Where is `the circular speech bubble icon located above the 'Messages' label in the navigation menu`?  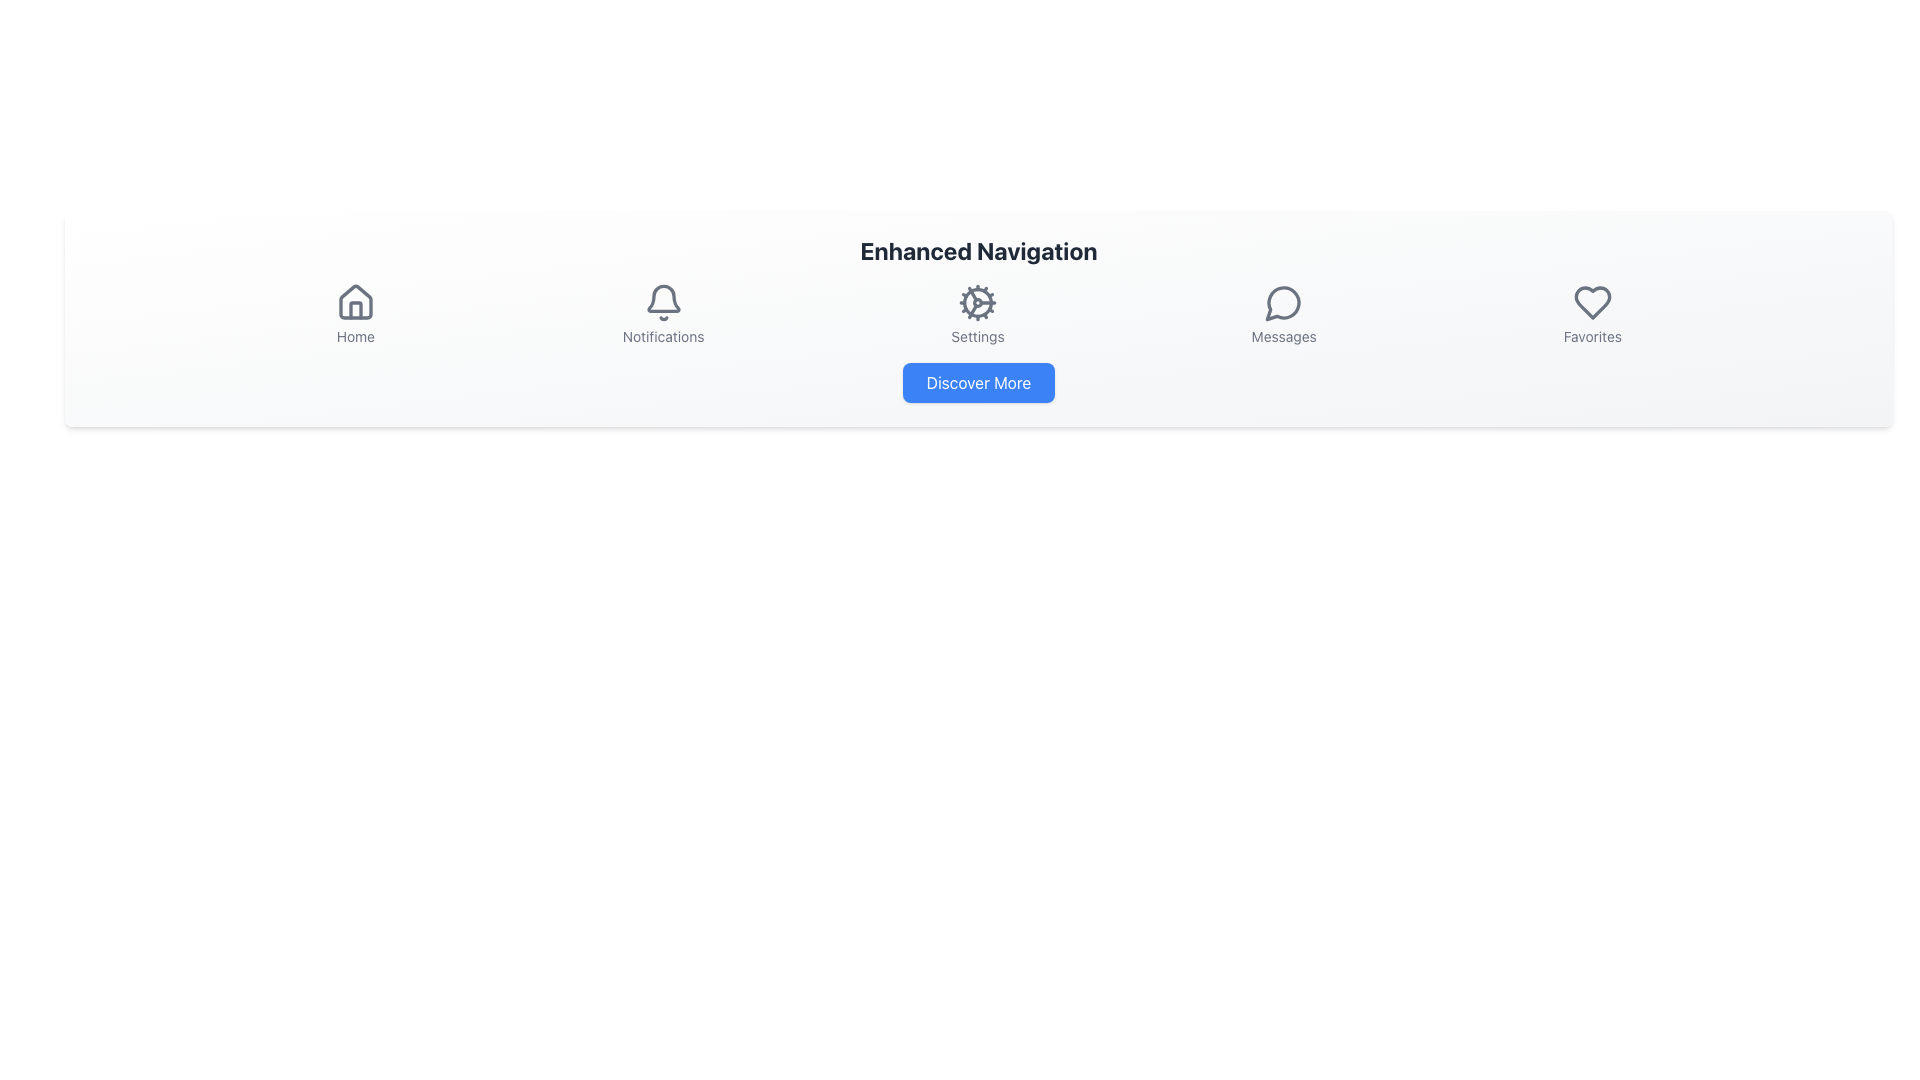
the circular speech bubble icon located above the 'Messages' label in the navigation menu is located at coordinates (1284, 303).